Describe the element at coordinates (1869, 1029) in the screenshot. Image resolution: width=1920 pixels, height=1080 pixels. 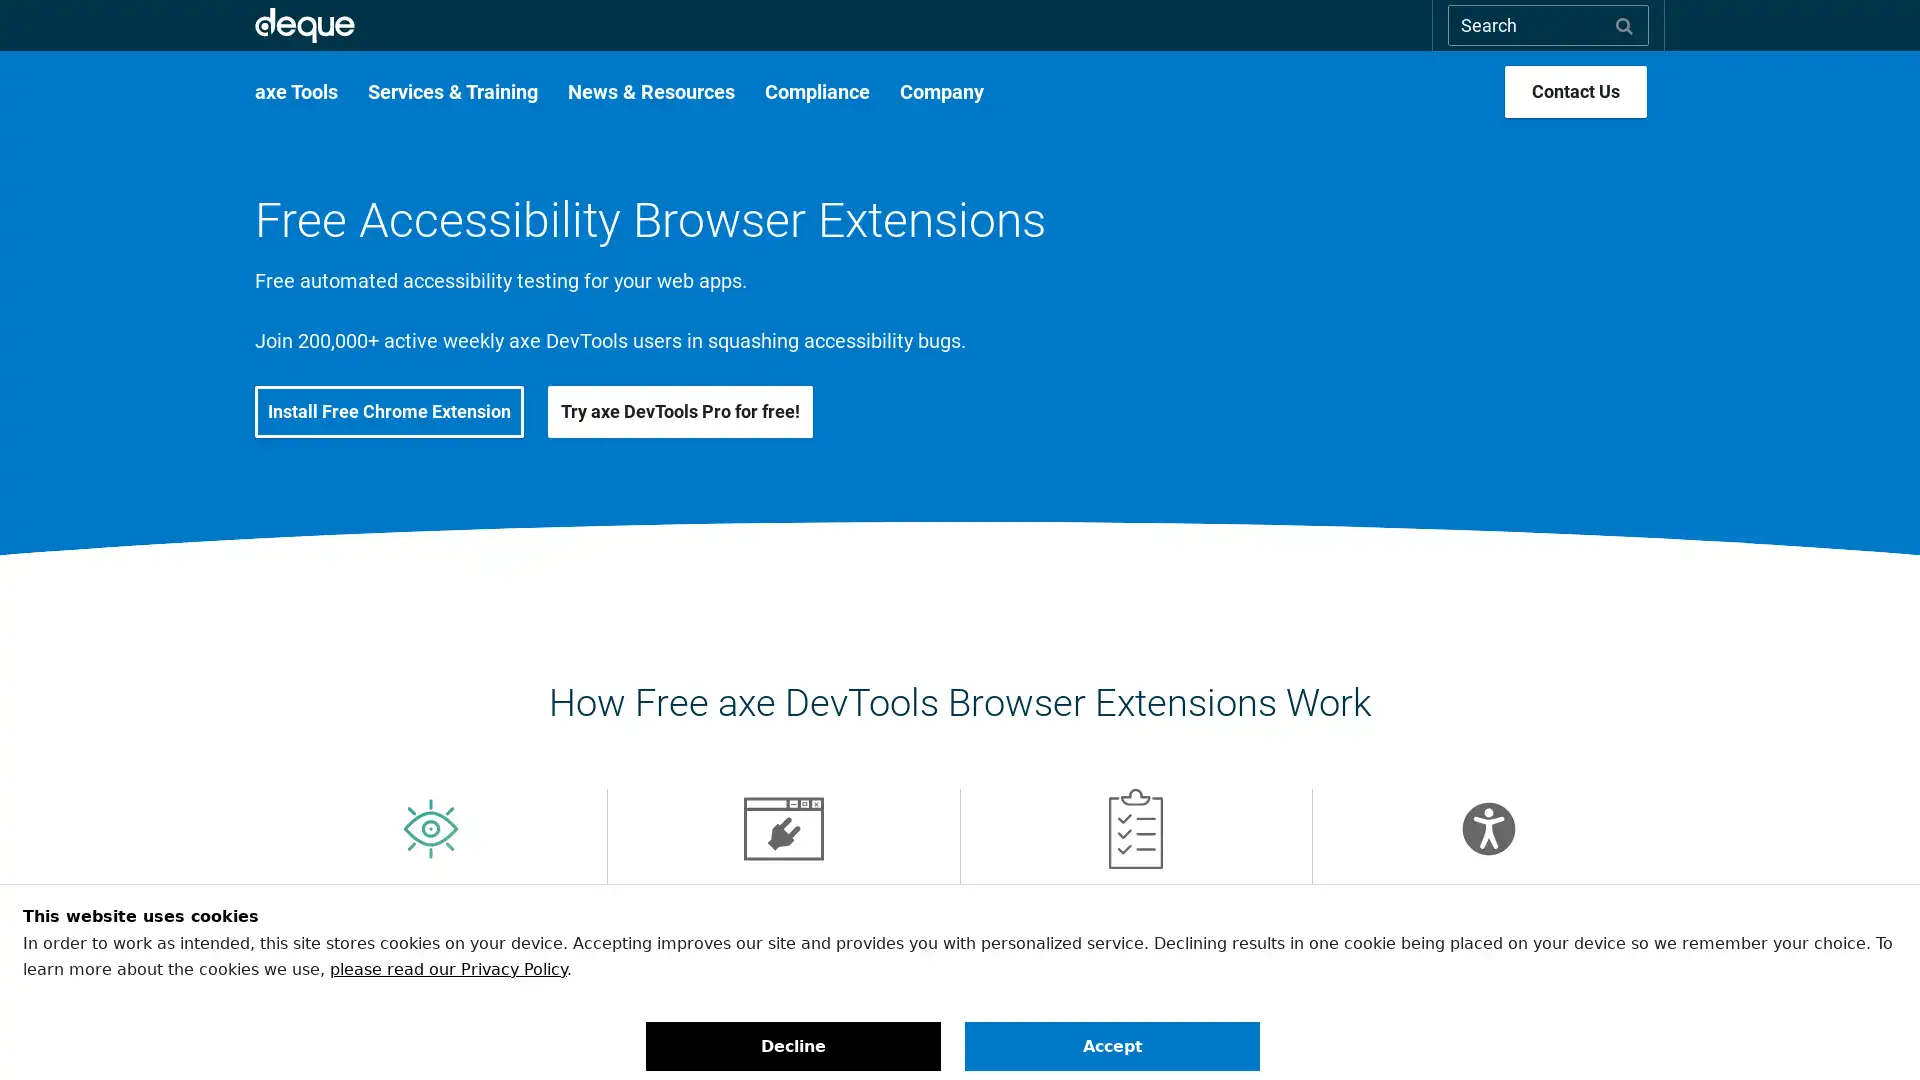
I see `Open Intercom Messenger` at that location.